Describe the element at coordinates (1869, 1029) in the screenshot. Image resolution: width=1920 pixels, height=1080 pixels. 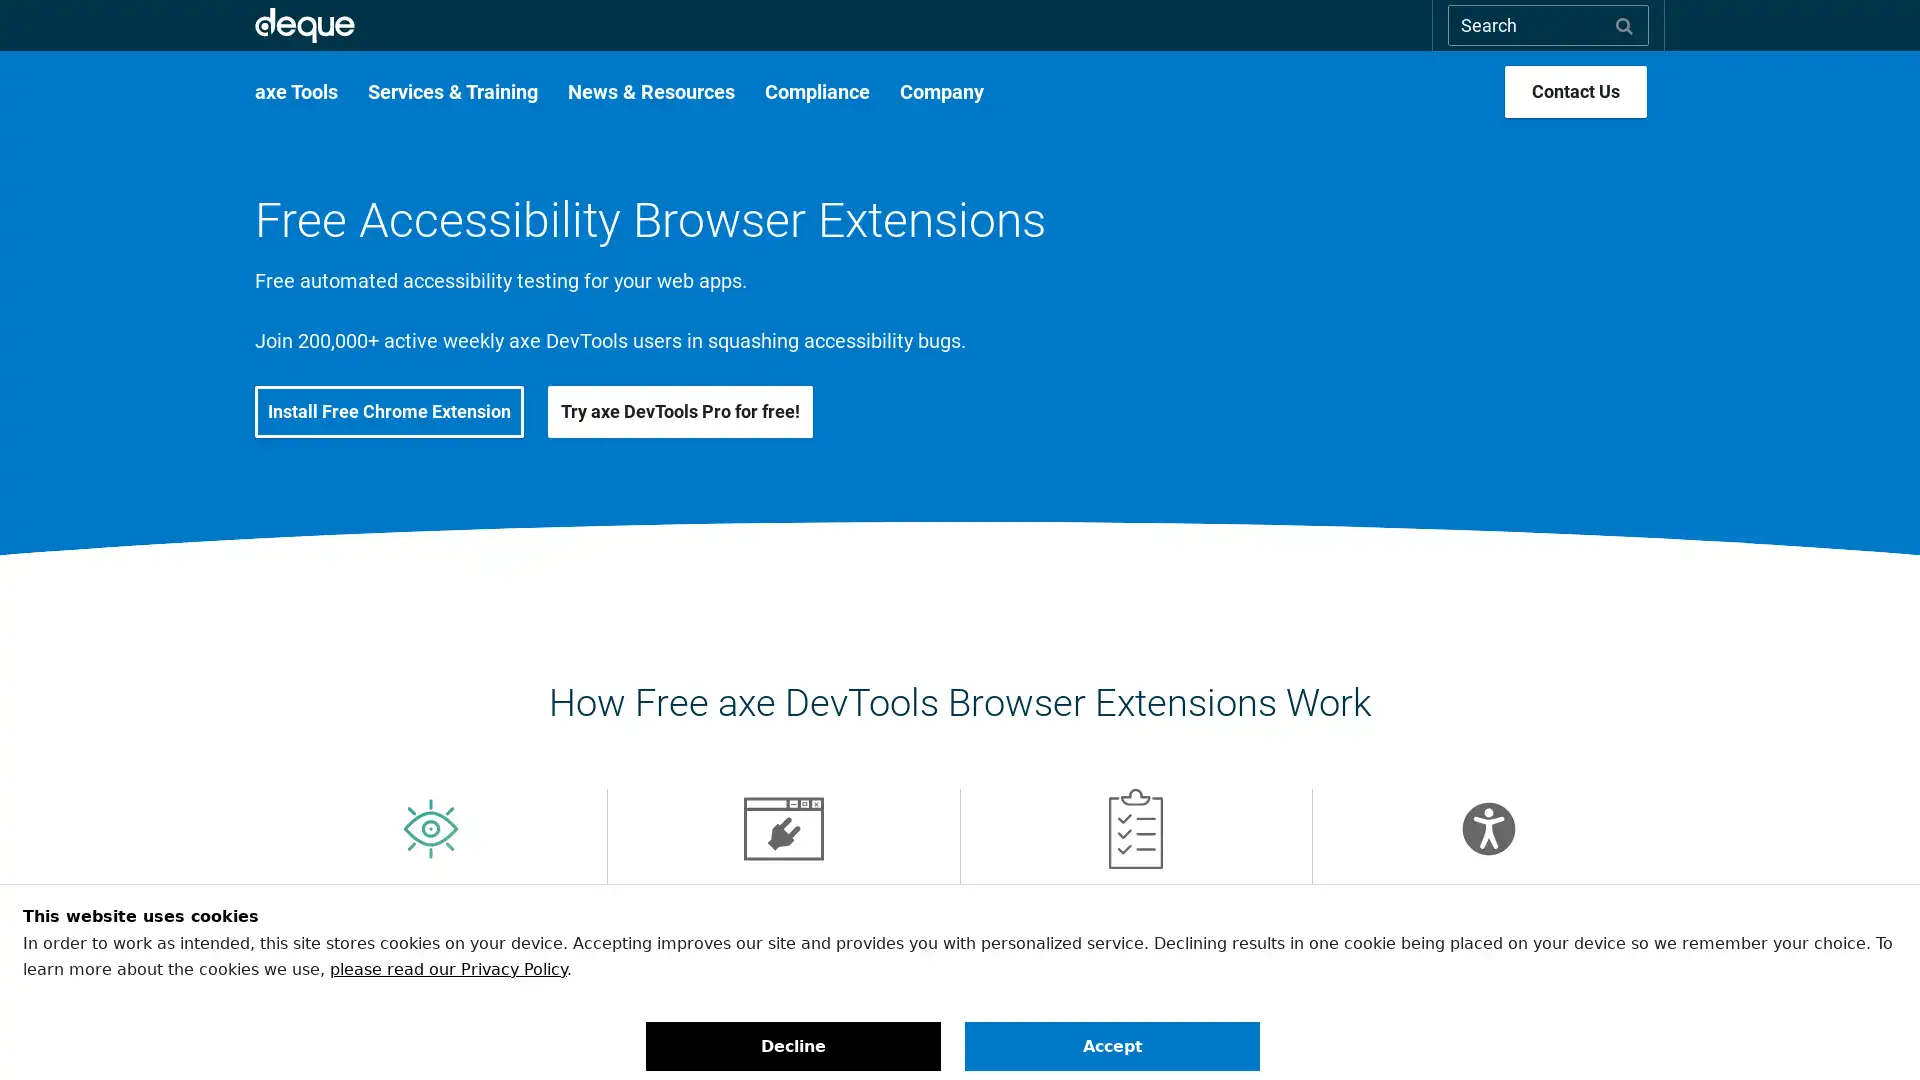
I see `Open Intercom Messenger` at that location.